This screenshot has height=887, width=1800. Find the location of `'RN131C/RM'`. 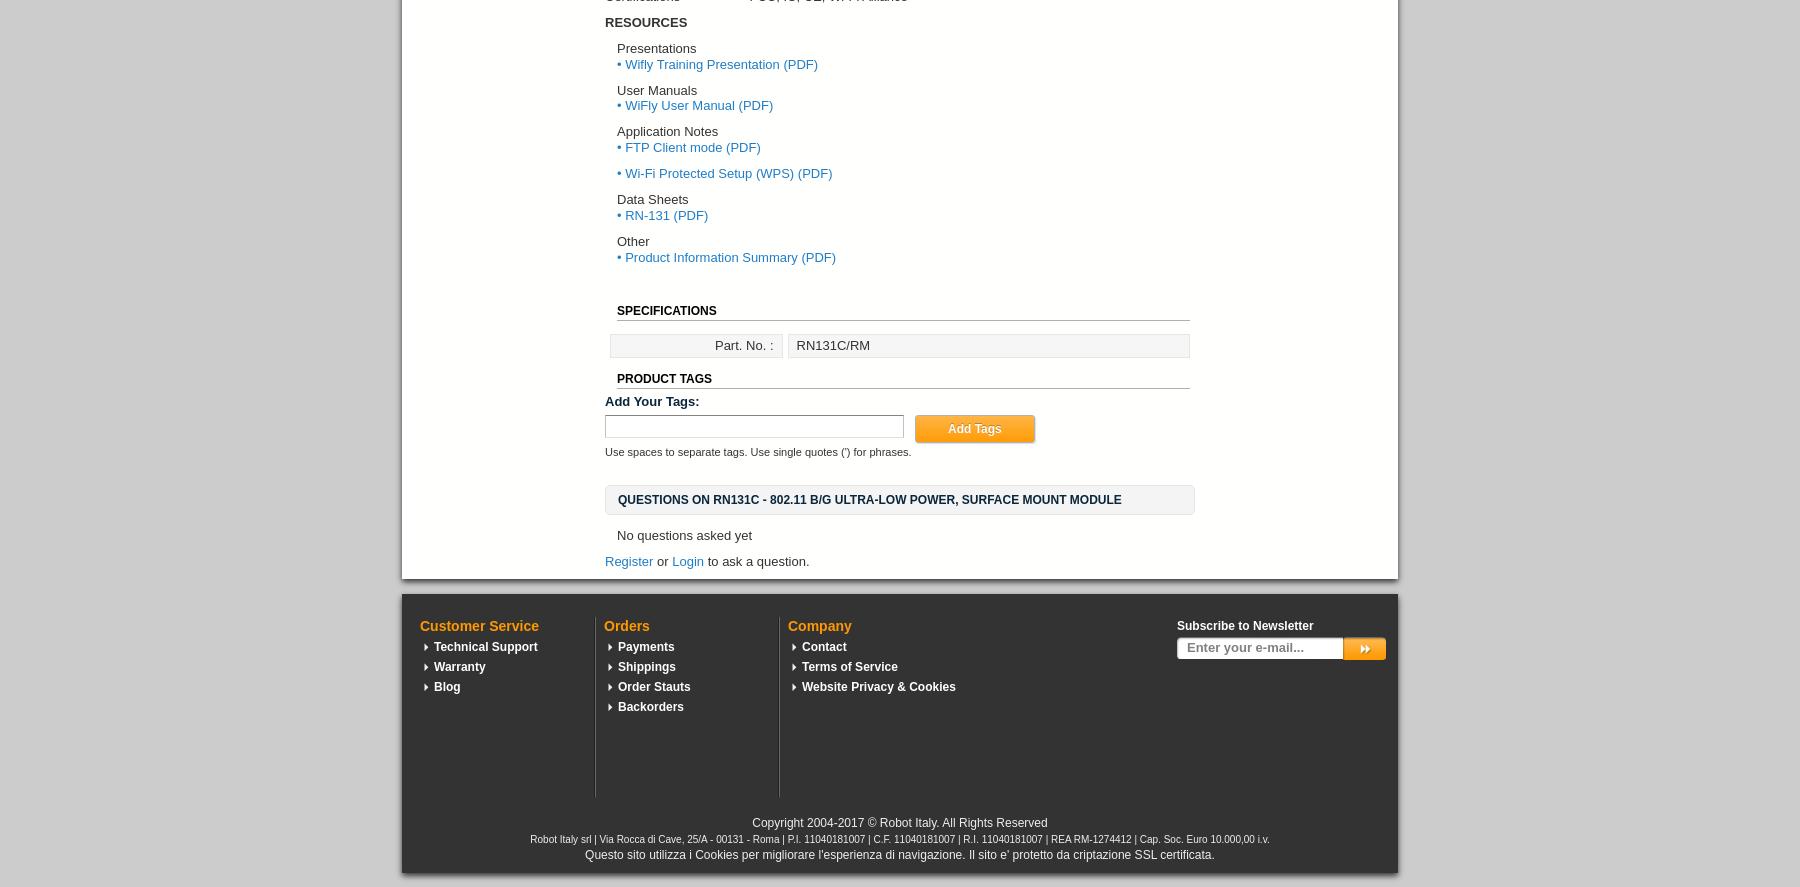

'RN131C/RM' is located at coordinates (833, 345).